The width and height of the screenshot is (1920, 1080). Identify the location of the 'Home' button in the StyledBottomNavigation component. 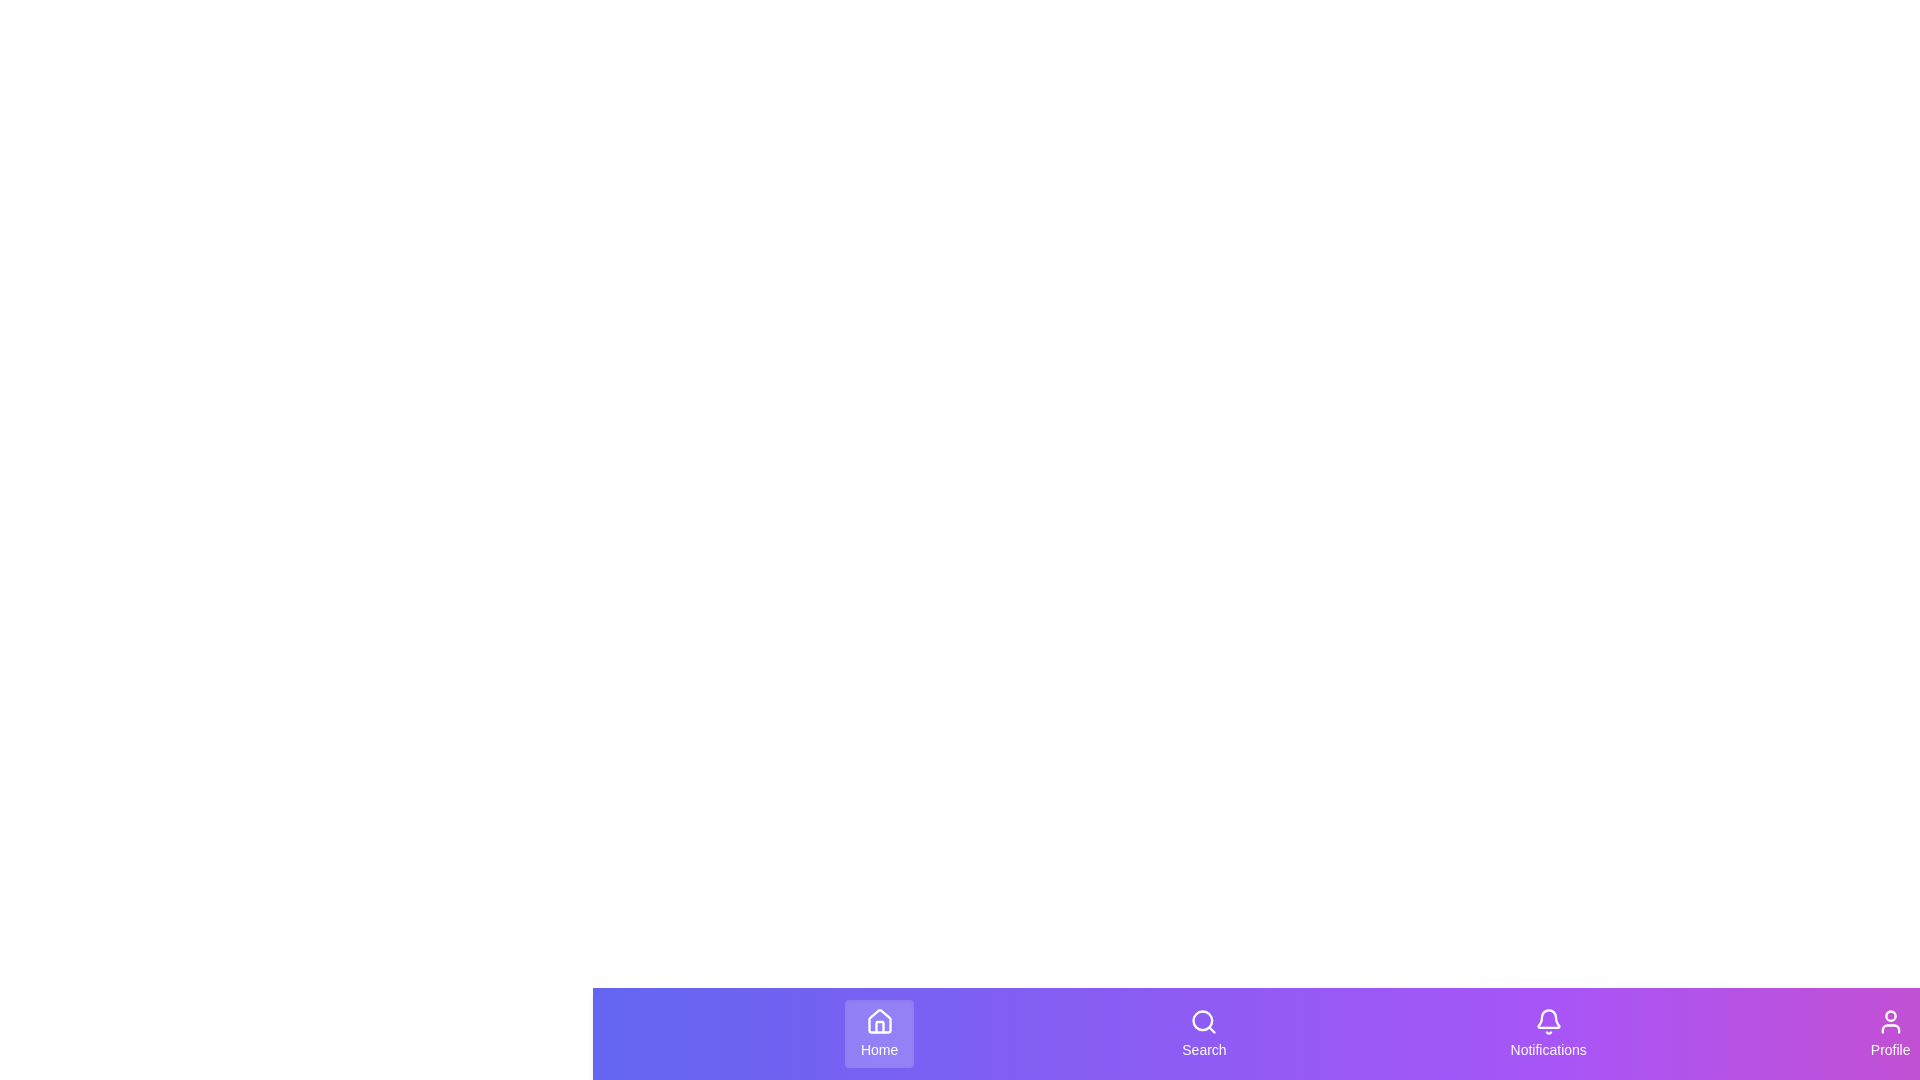
(879, 1033).